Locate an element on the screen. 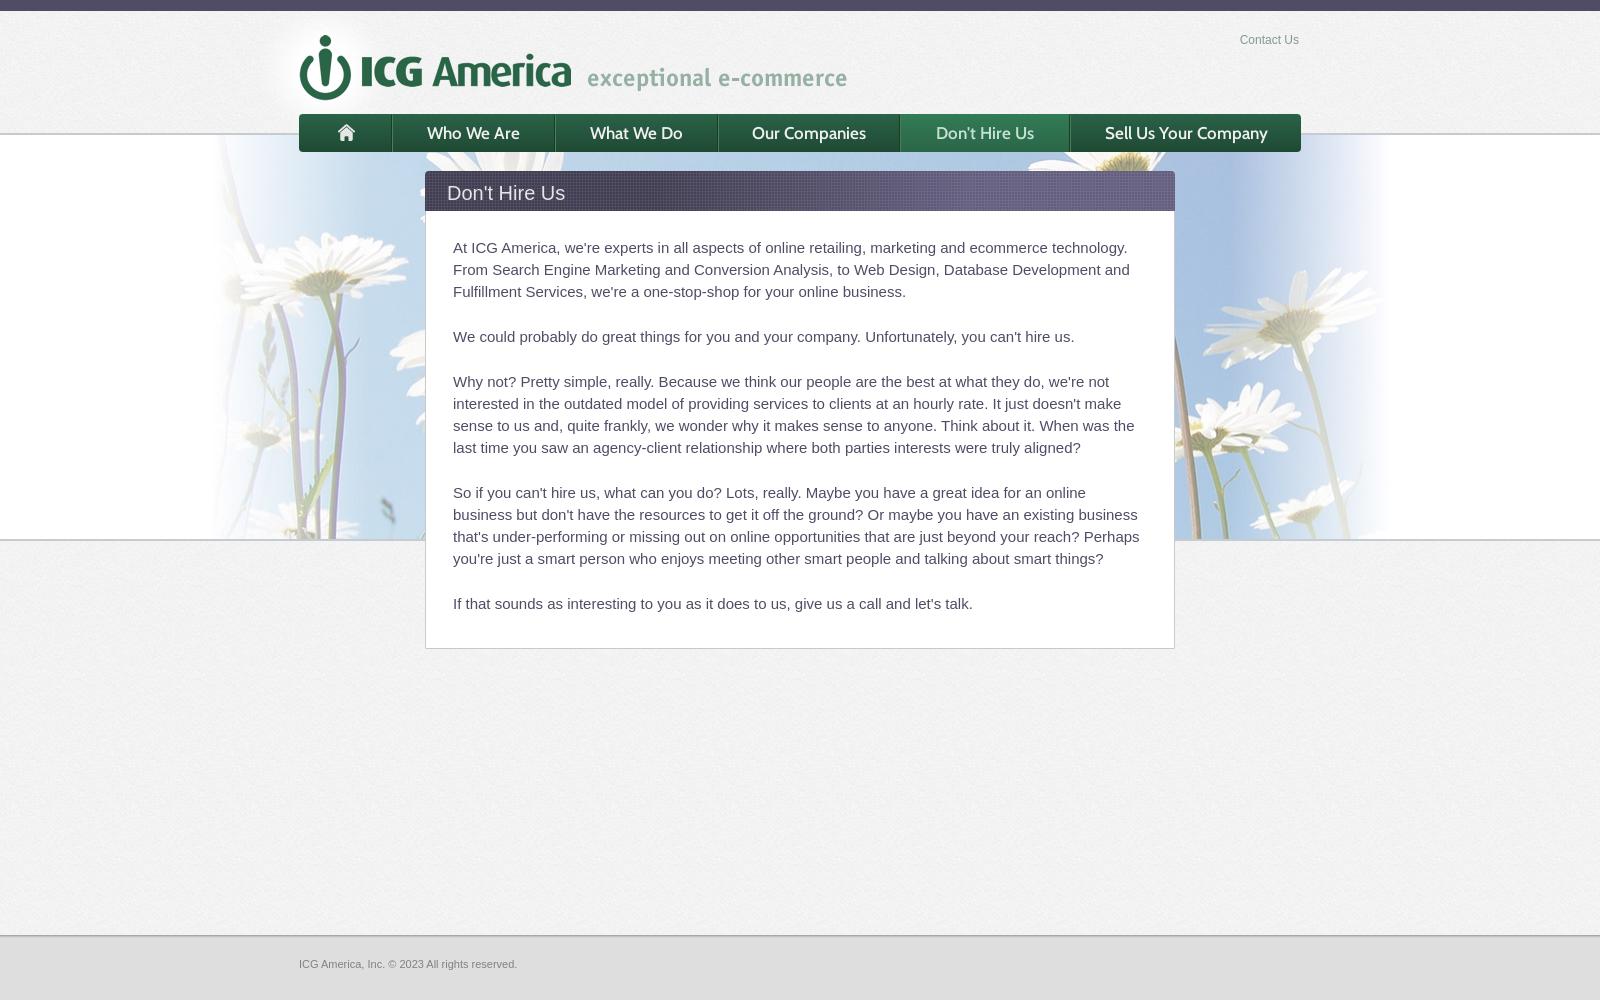 The height and width of the screenshot is (1000, 1600). 'ICG America, Inc.  © 2023 All rights reserved.' is located at coordinates (407, 963).